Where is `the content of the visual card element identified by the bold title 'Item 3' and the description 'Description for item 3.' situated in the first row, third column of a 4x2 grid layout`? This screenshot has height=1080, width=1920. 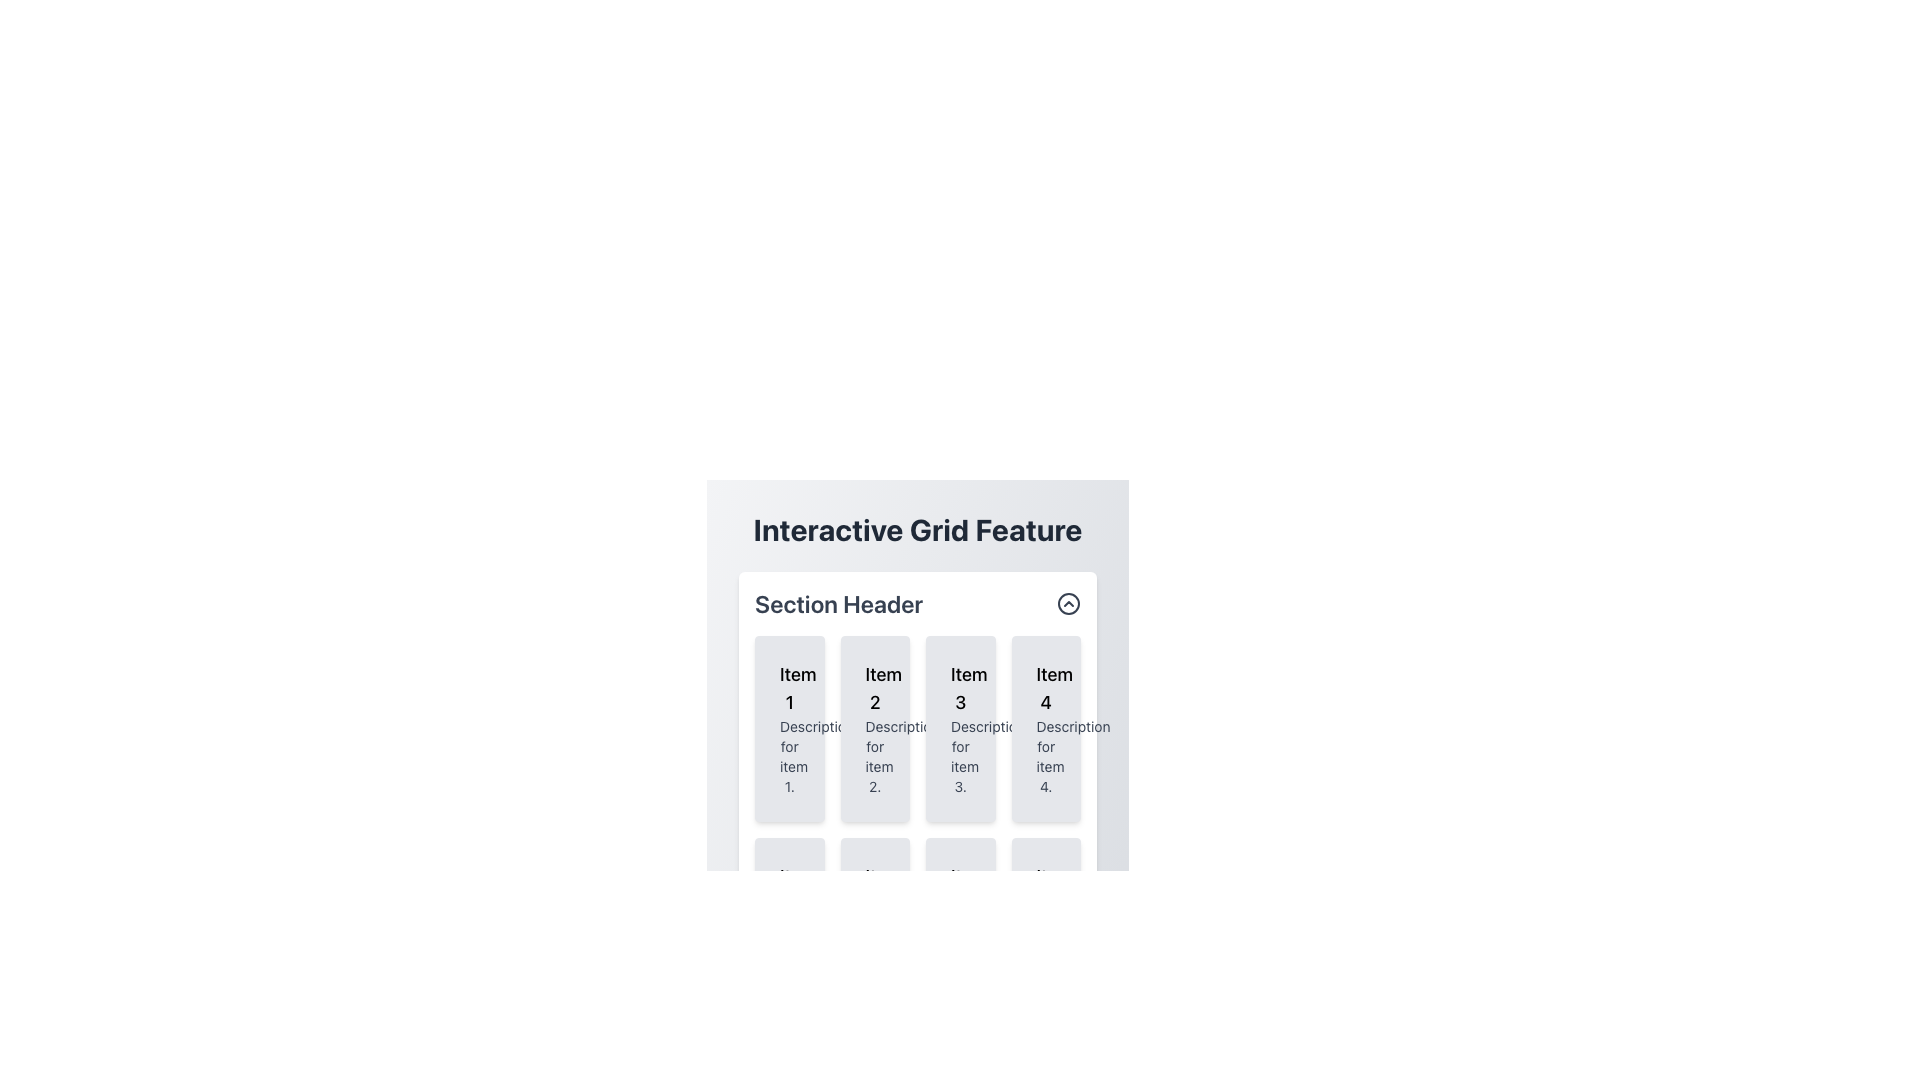
the content of the visual card element identified by the bold title 'Item 3' and the description 'Description for item 3.' situated in the first row, third column of a 4x2 grid layout is located at coordinates (960, 729).